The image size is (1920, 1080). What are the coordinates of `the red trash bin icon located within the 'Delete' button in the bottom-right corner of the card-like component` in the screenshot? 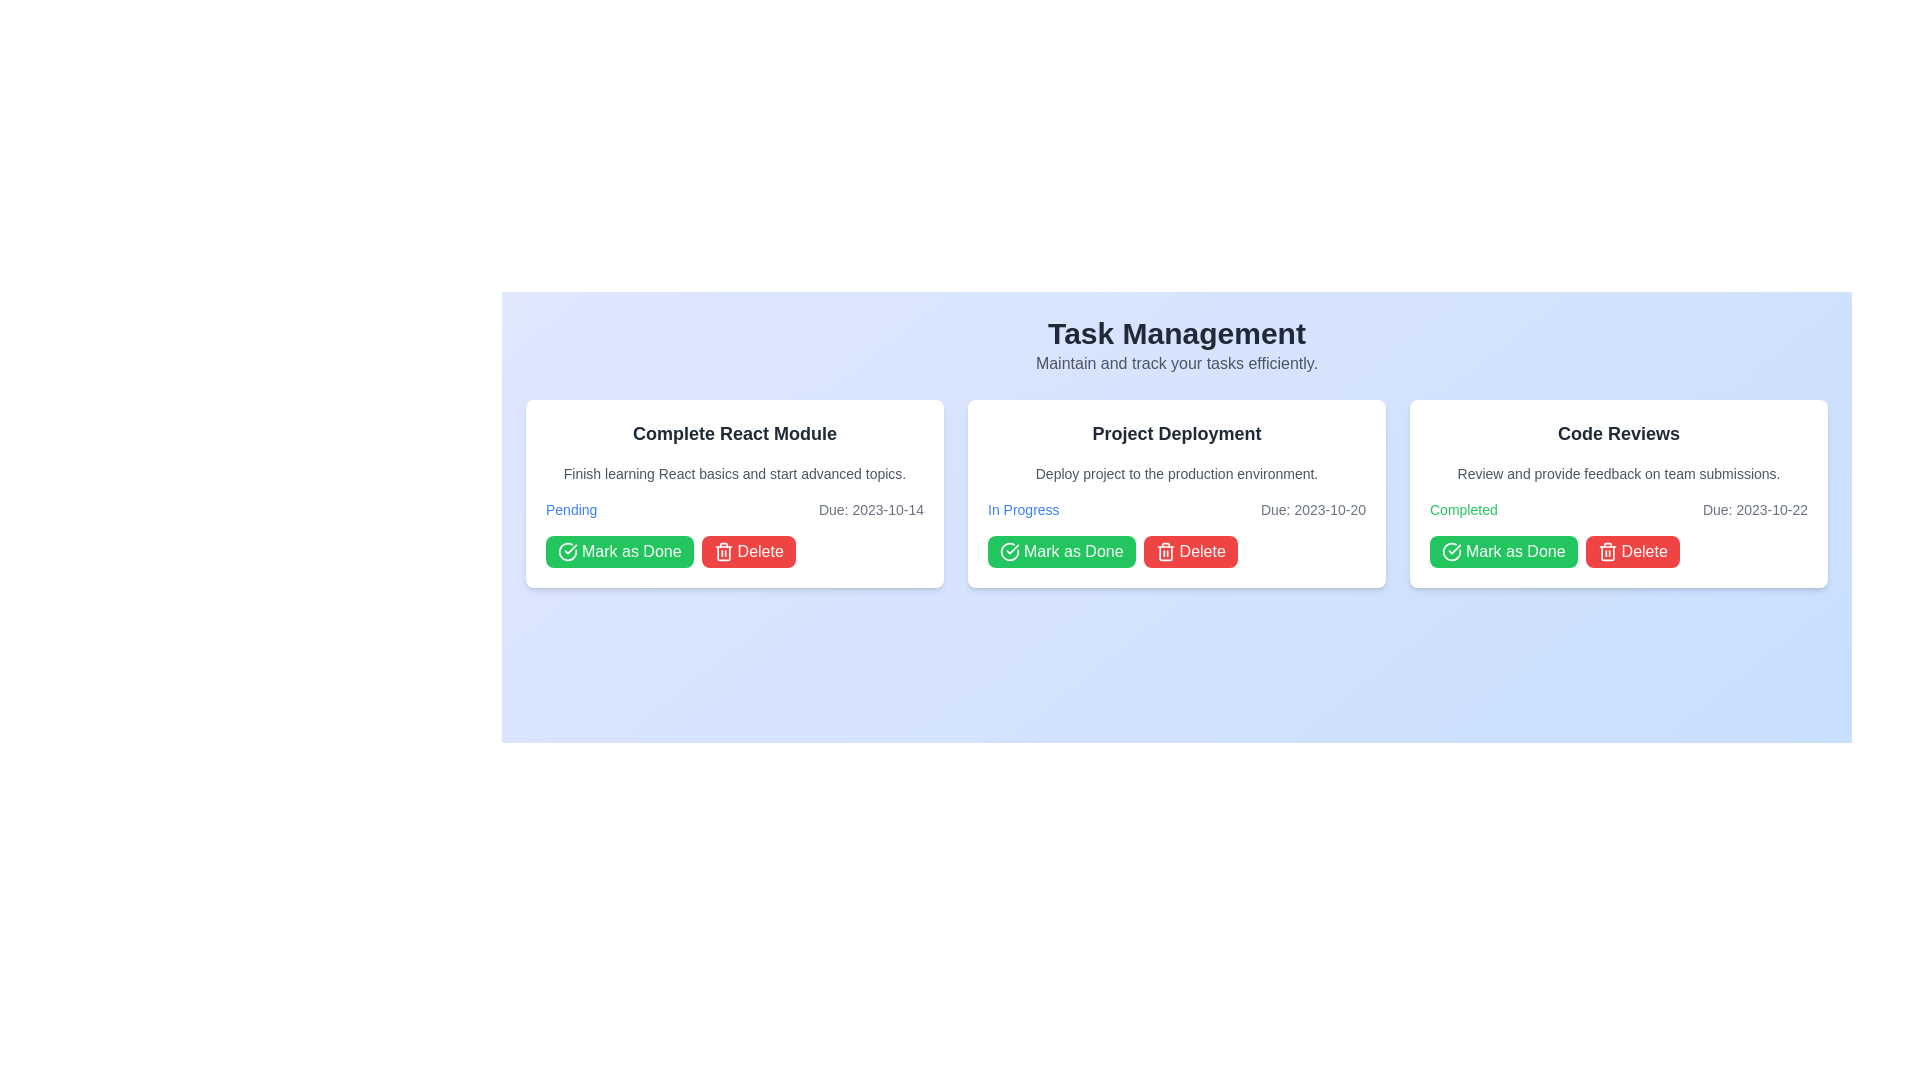 It's located at (1607, 551).